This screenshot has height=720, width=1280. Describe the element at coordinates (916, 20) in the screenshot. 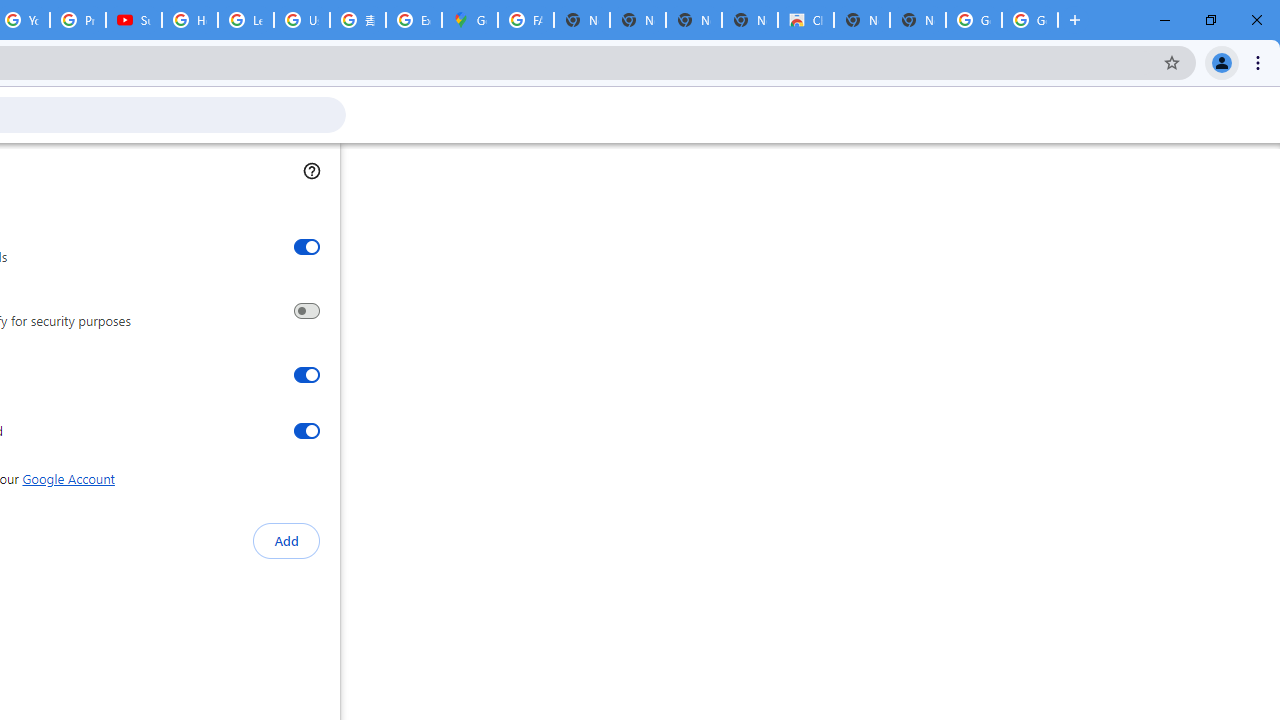

I see `'New Tab'` at that location.